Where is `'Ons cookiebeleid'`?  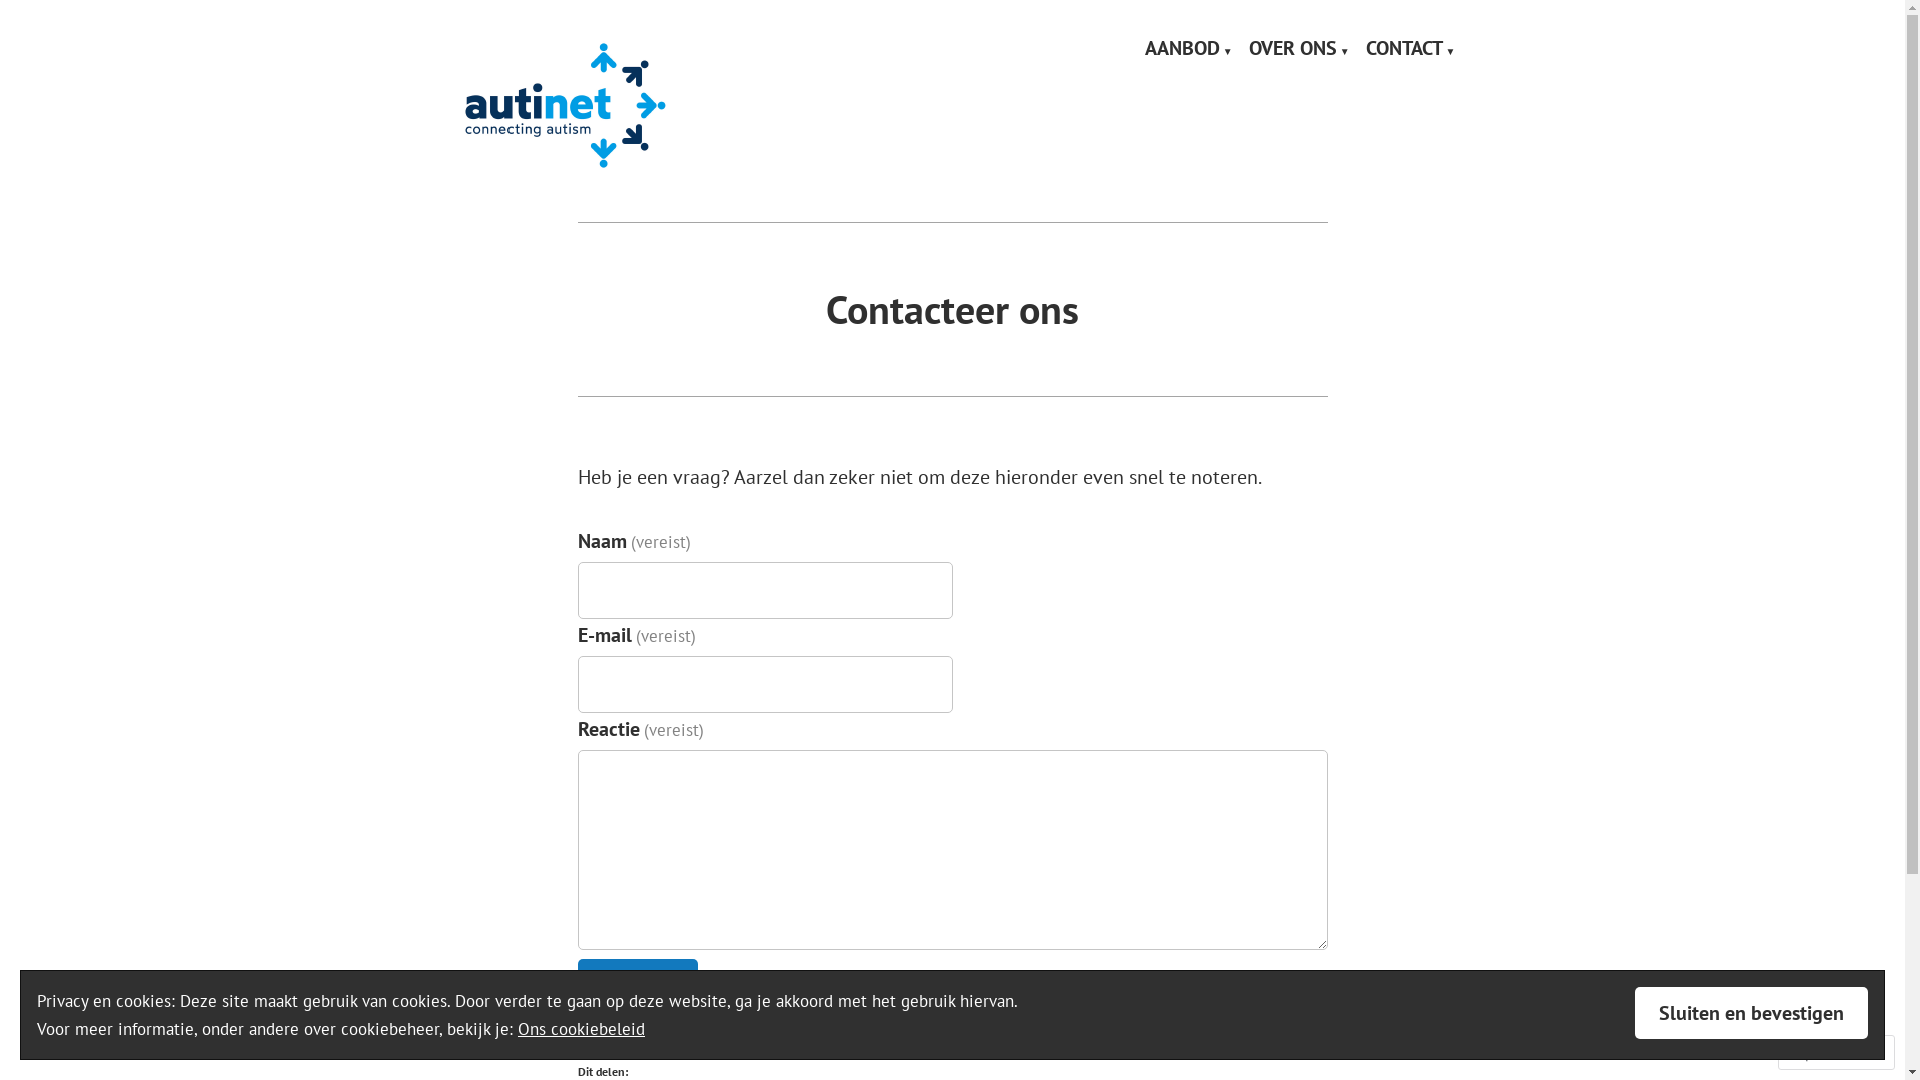 'Ons cookiebeleid' is located at coordinates (580, 1028).